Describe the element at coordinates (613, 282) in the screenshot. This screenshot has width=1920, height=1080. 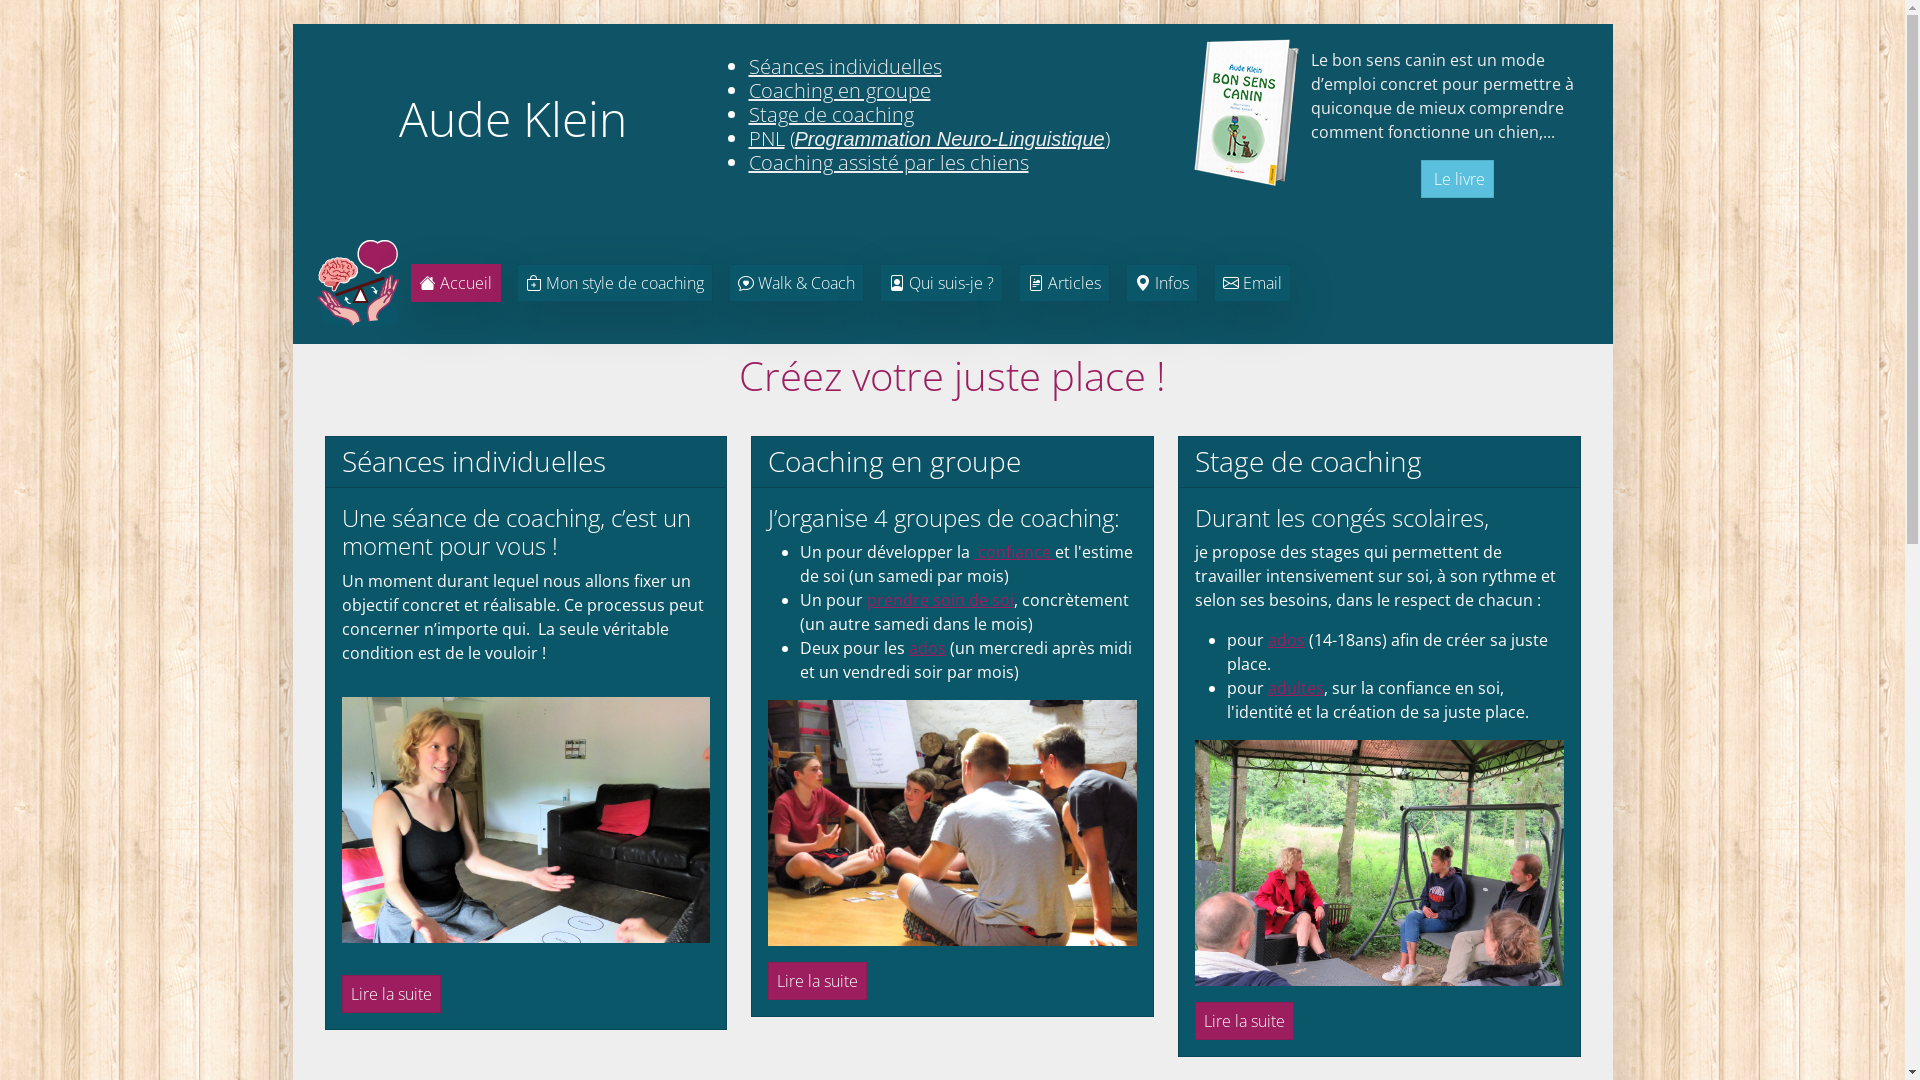
I see `'Mon style de coaching'` at that location.